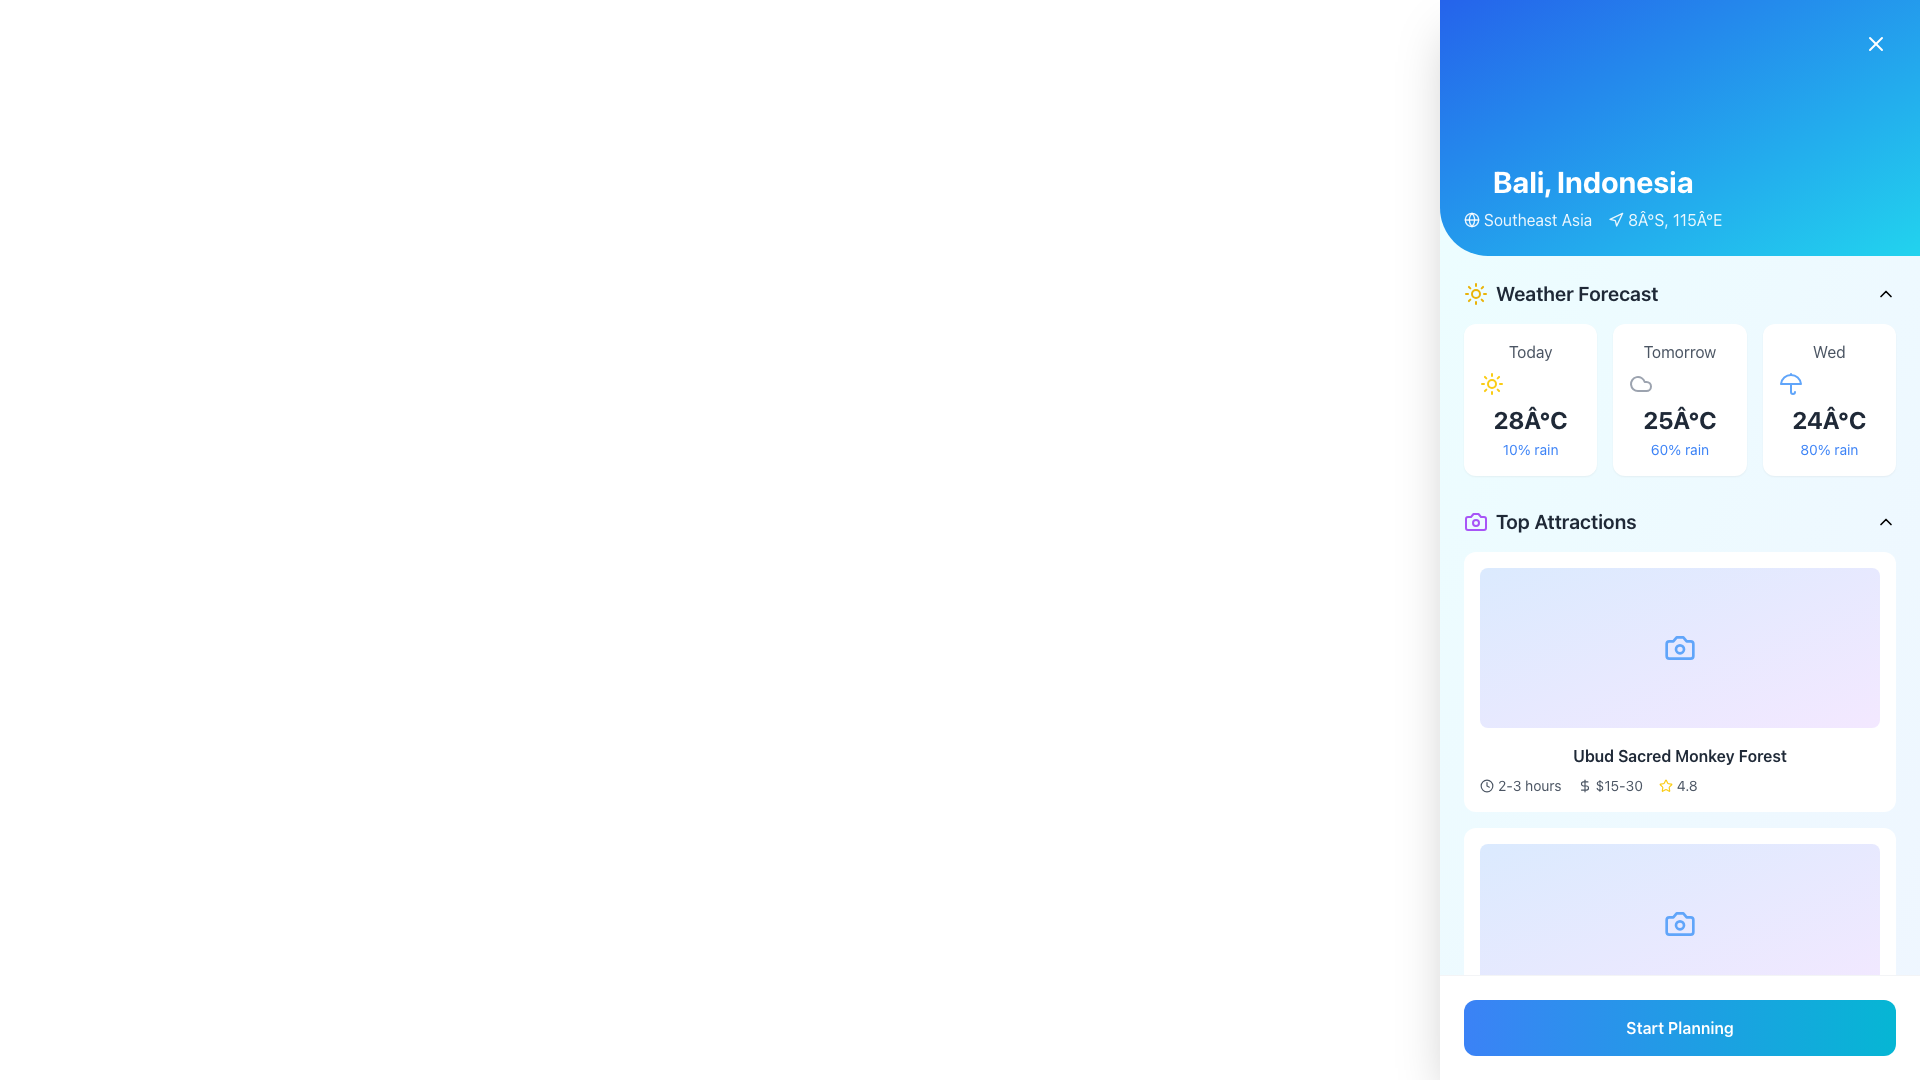 The image size is (1920, 1080). Describe the element at coordinates (1592, 197) in the screenshot. I see `the text block displaying the heading 'Bali, Indonesia' and subheading 'Southeast Asia 8°S, 115°E' located in the top-right section of a card-like component` at that location.